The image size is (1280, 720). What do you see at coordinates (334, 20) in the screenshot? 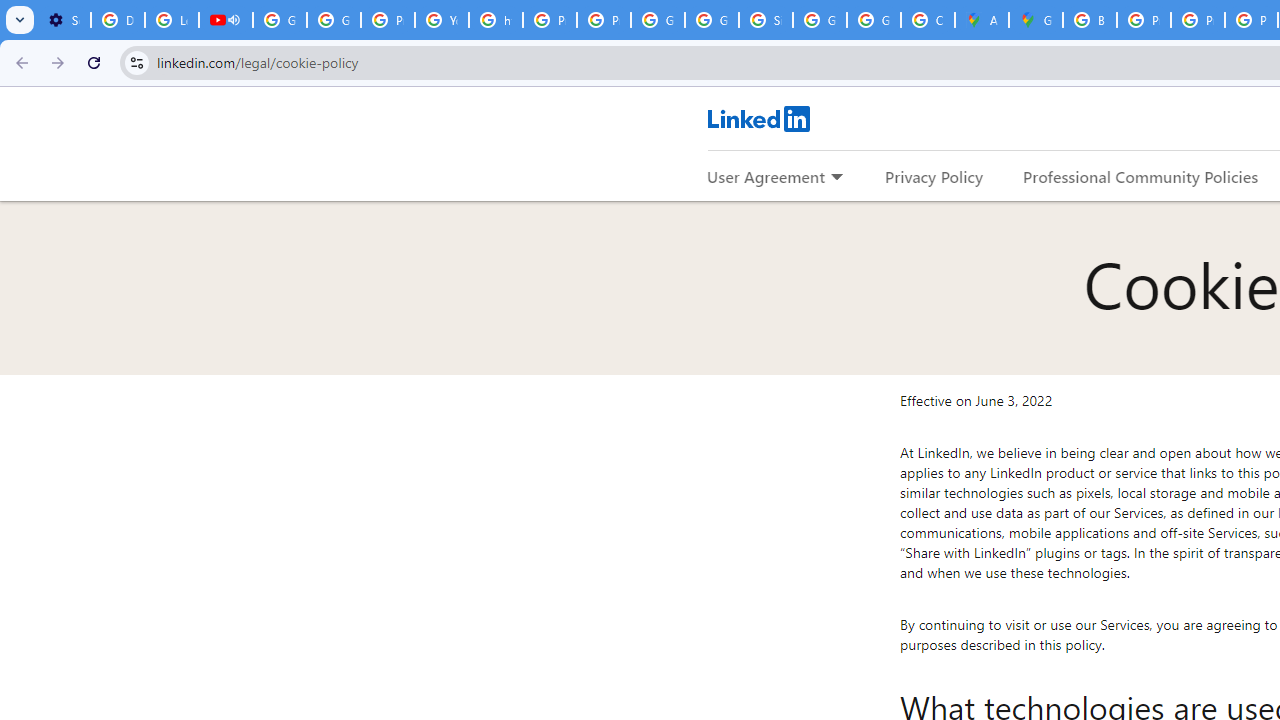
I see `'Google Account Help'` at bounding box center [334, 20].